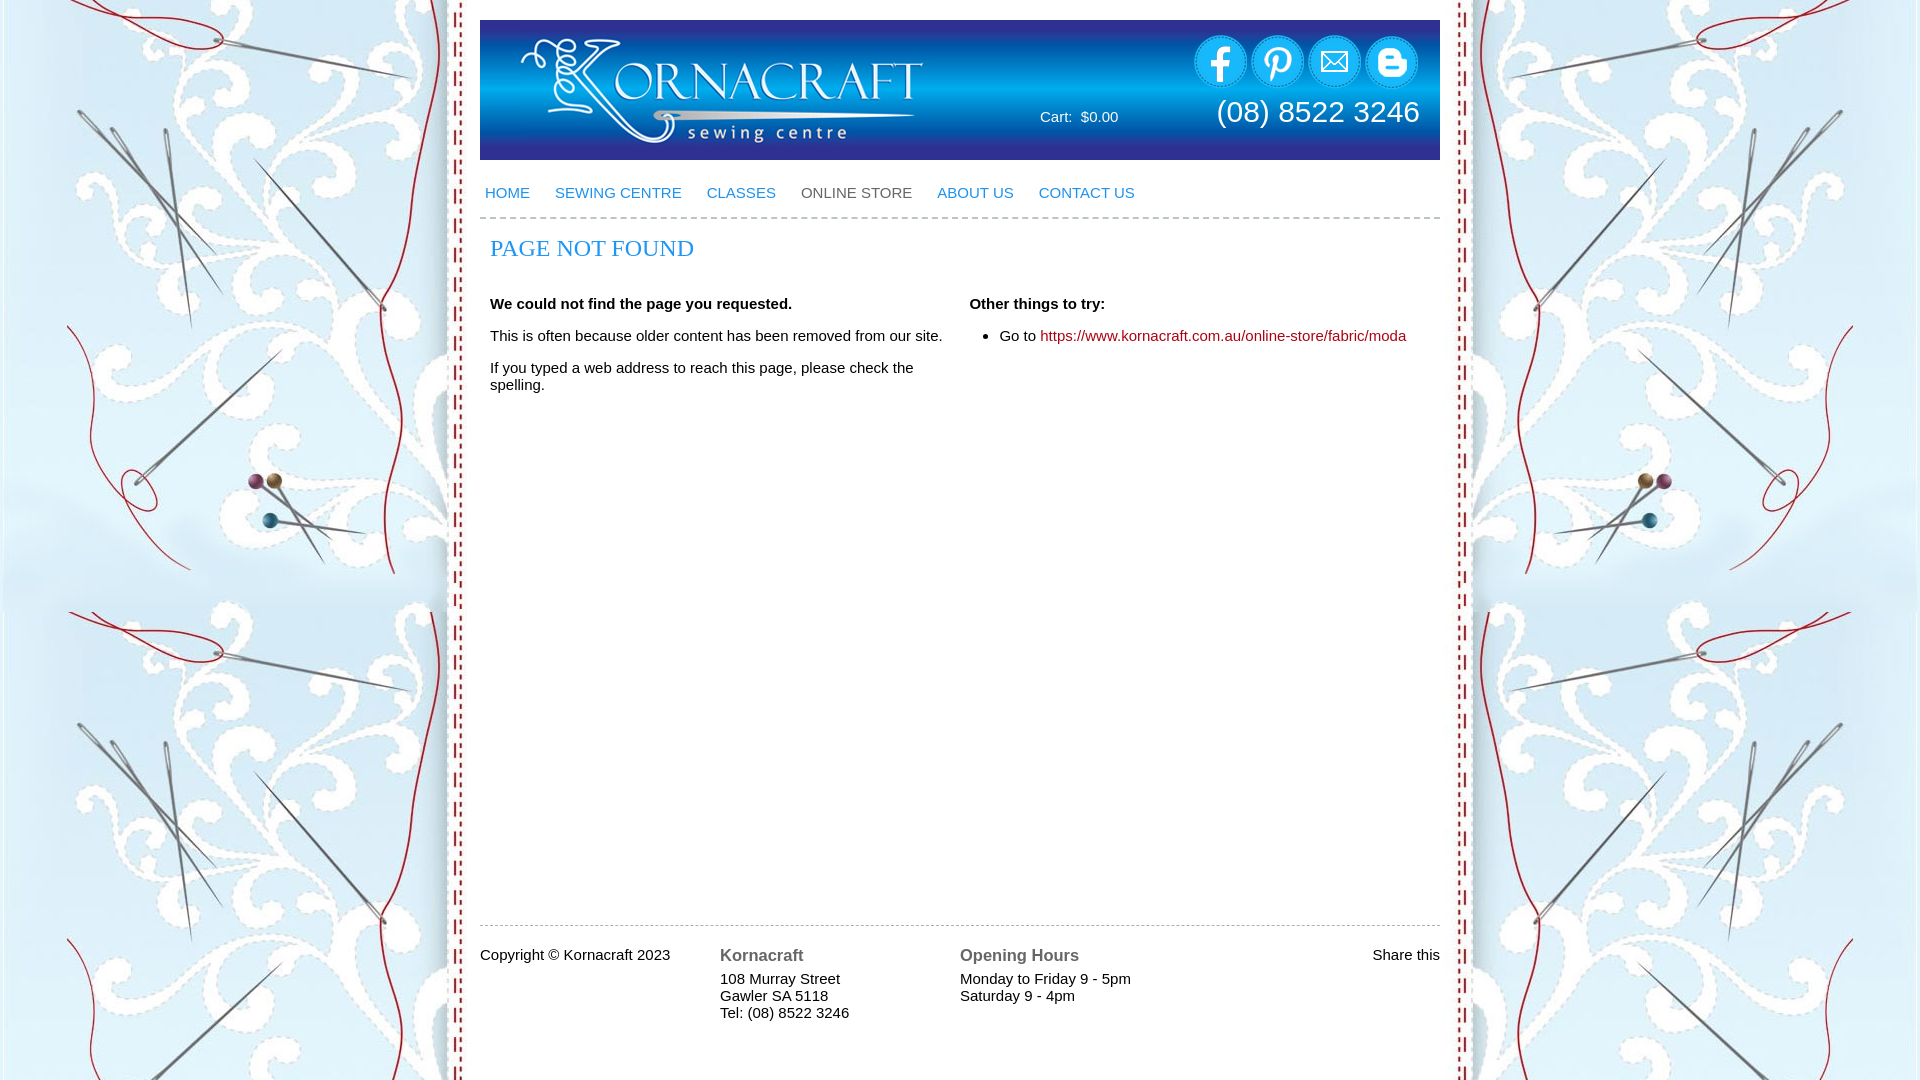 This screenshot has height=1080, width=1920. I want to click on 'SEWING CENTRE', so click(624, 192).